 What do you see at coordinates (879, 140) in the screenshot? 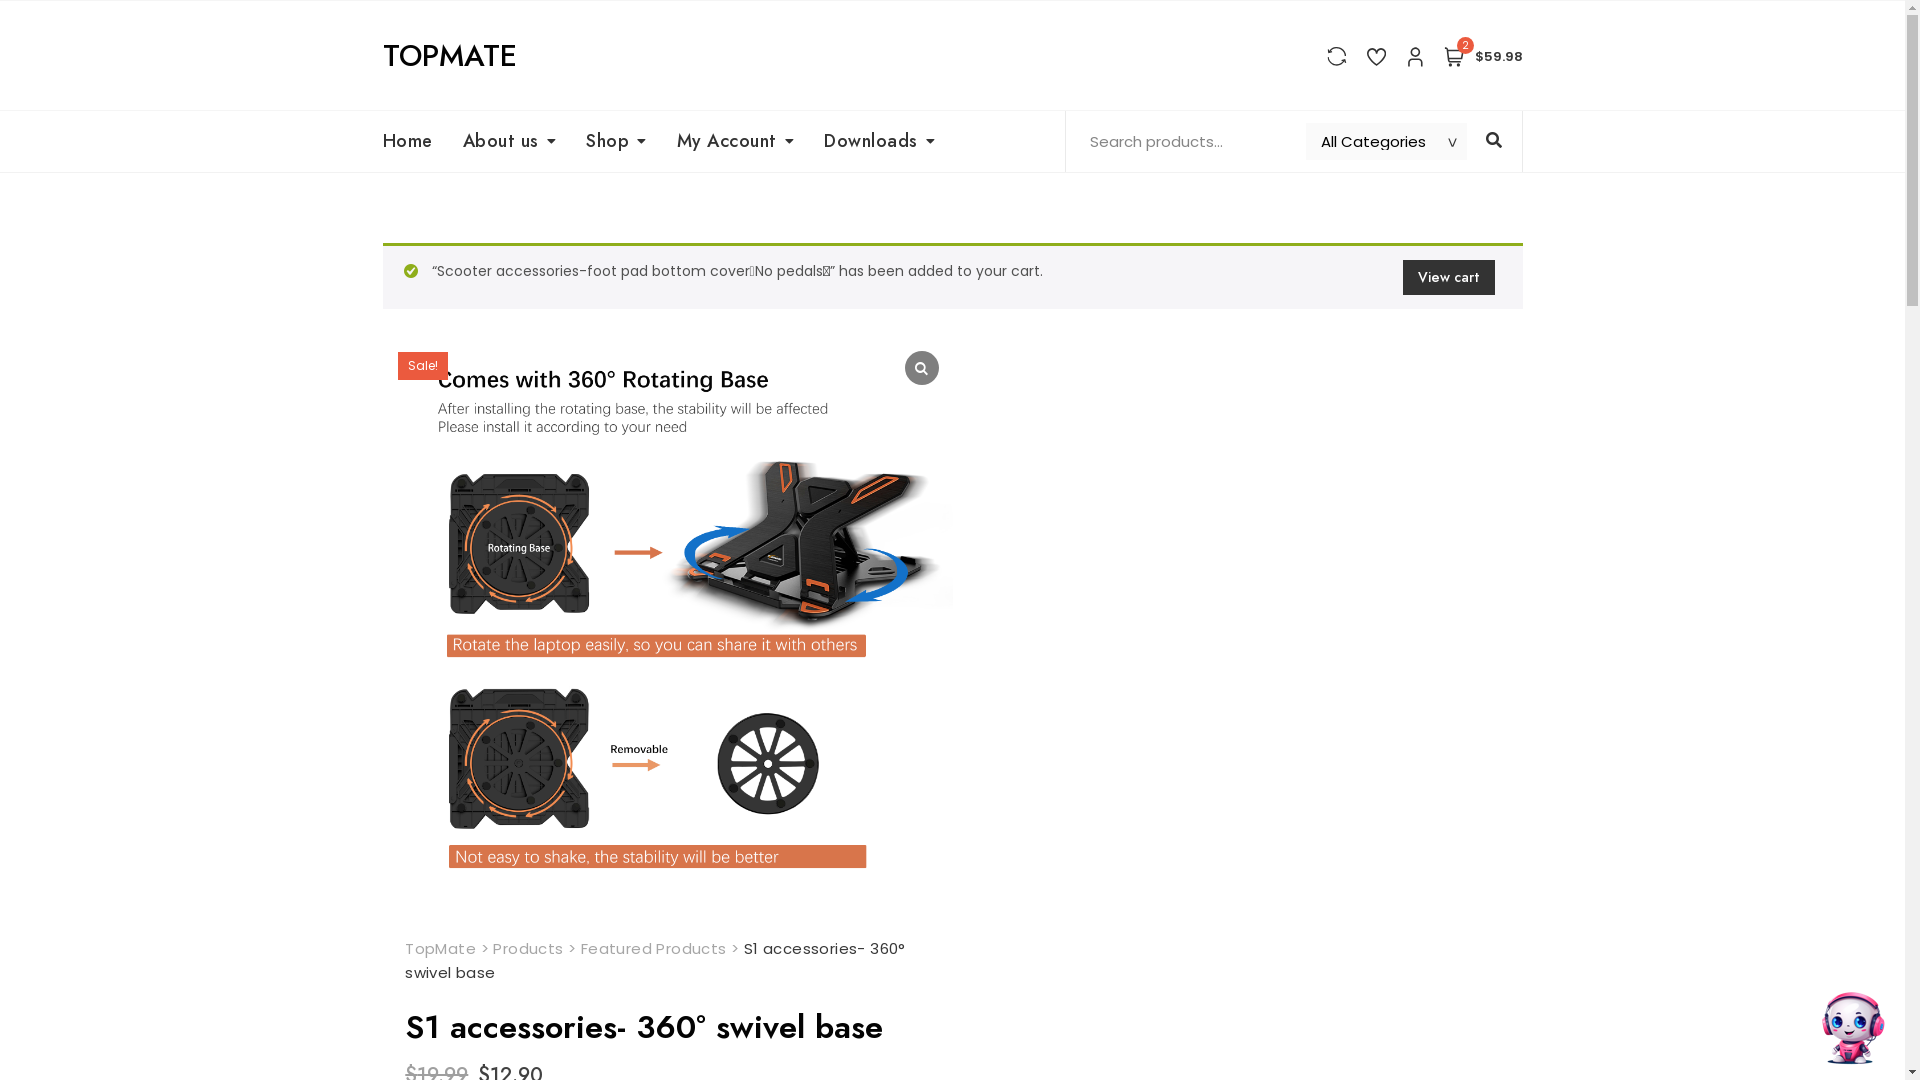
I see `'Downloads'` at bounding box center [879, 140].